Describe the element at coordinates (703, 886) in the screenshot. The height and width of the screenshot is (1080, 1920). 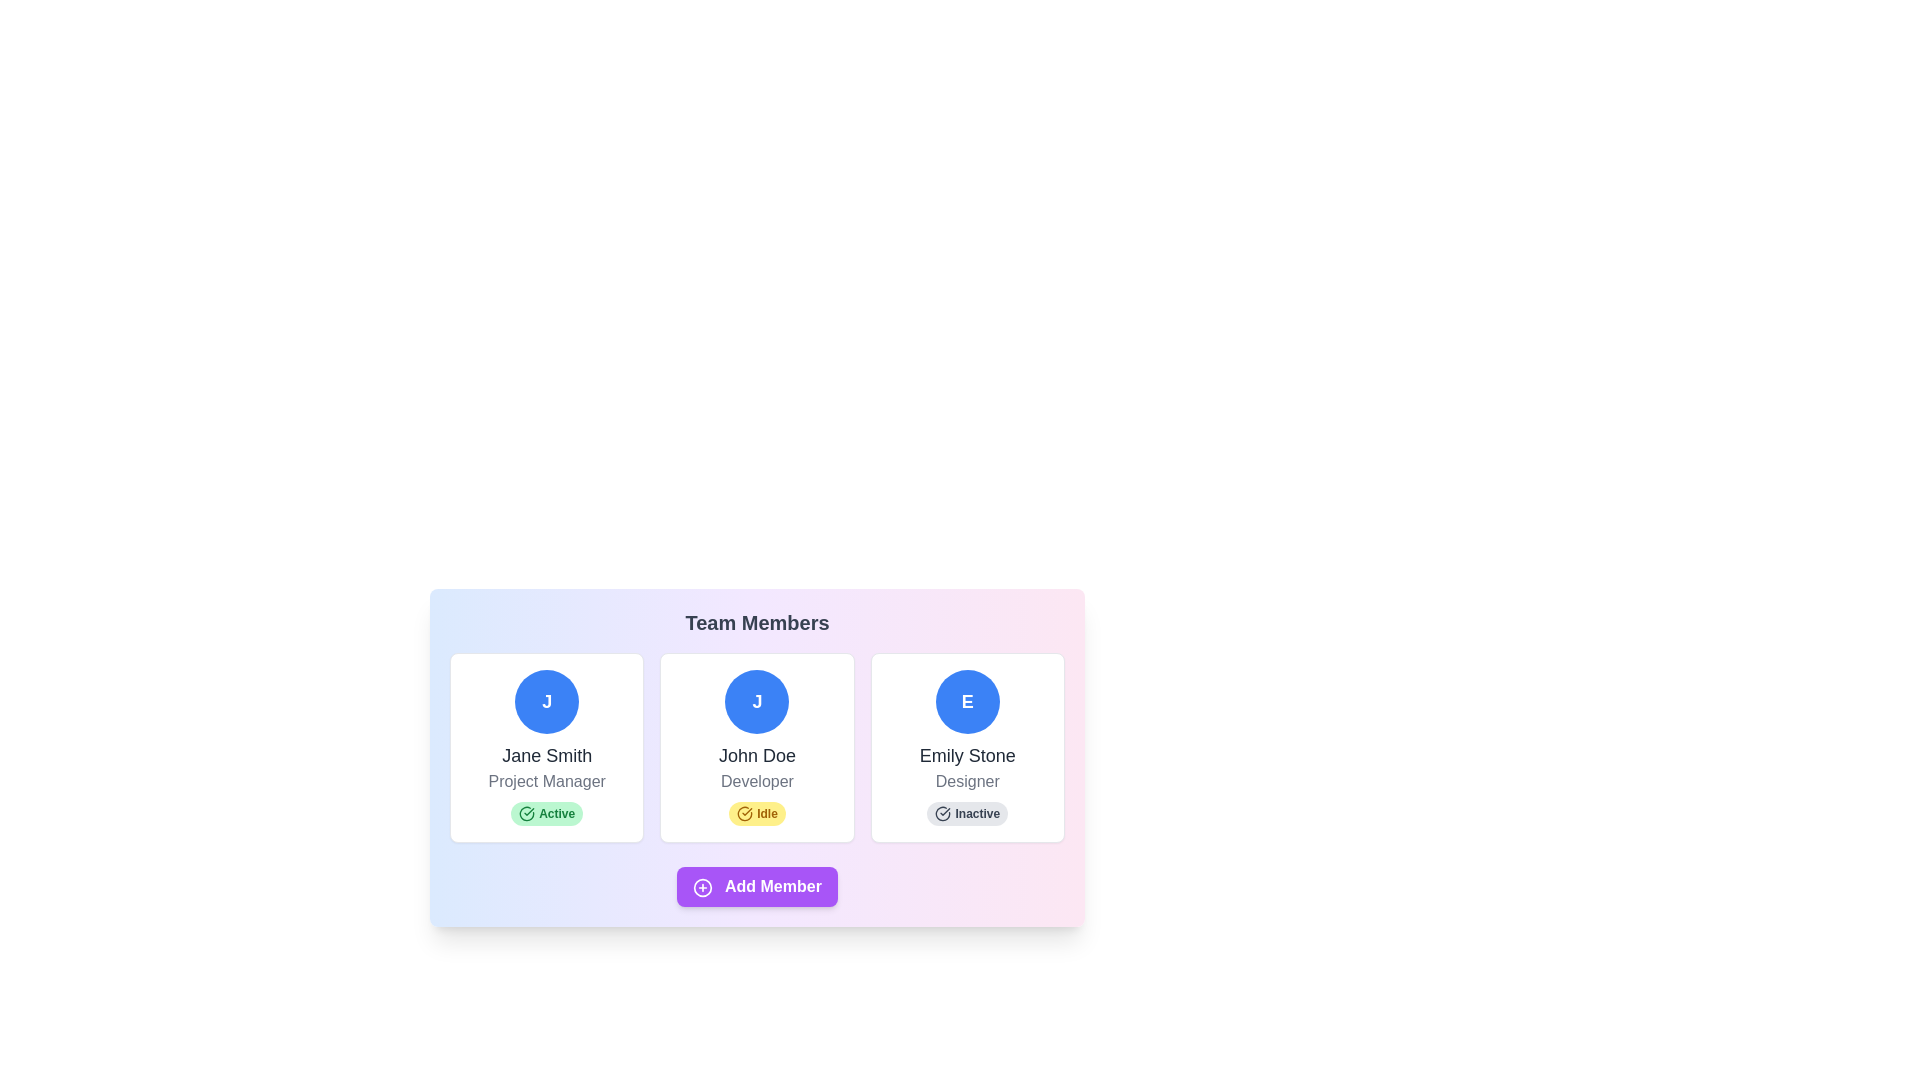
I see `the circular icon representing the action of adding a new member to the team, located to the left of the 'Add Member' text within a purple rectangular button` at that location.